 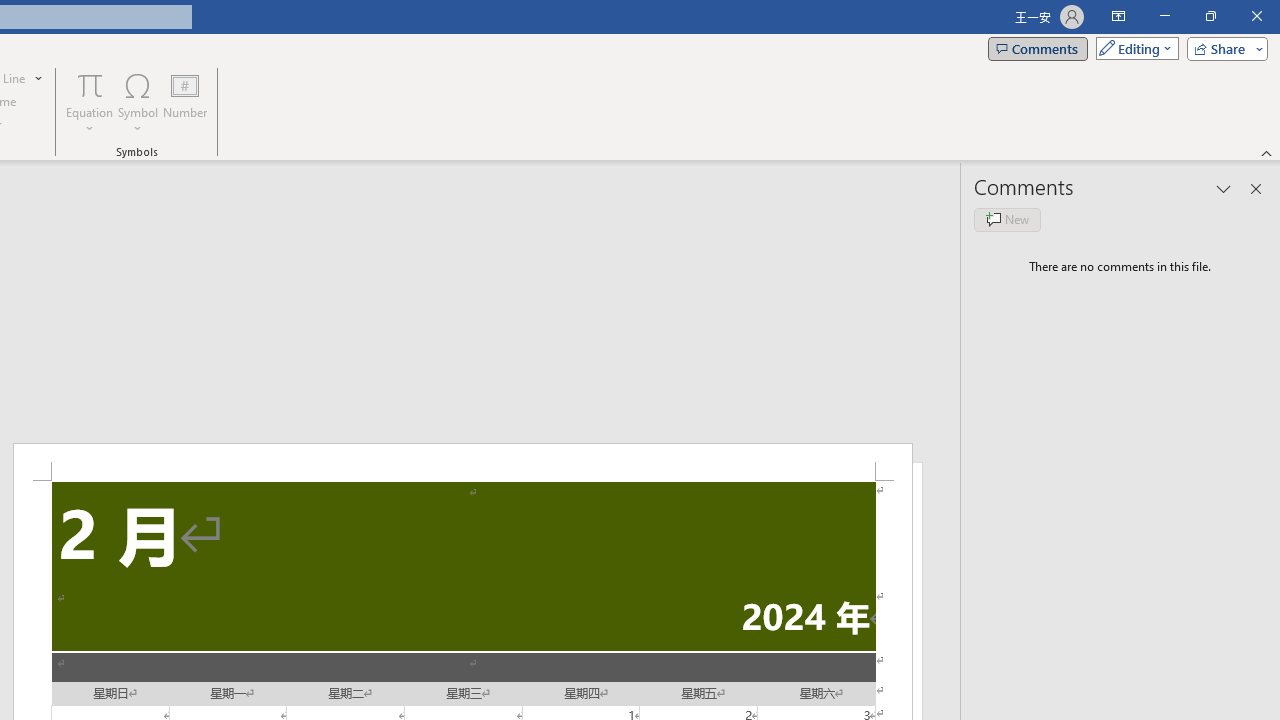 I want to click on 'Minimize', so click(x=1164, y=16).